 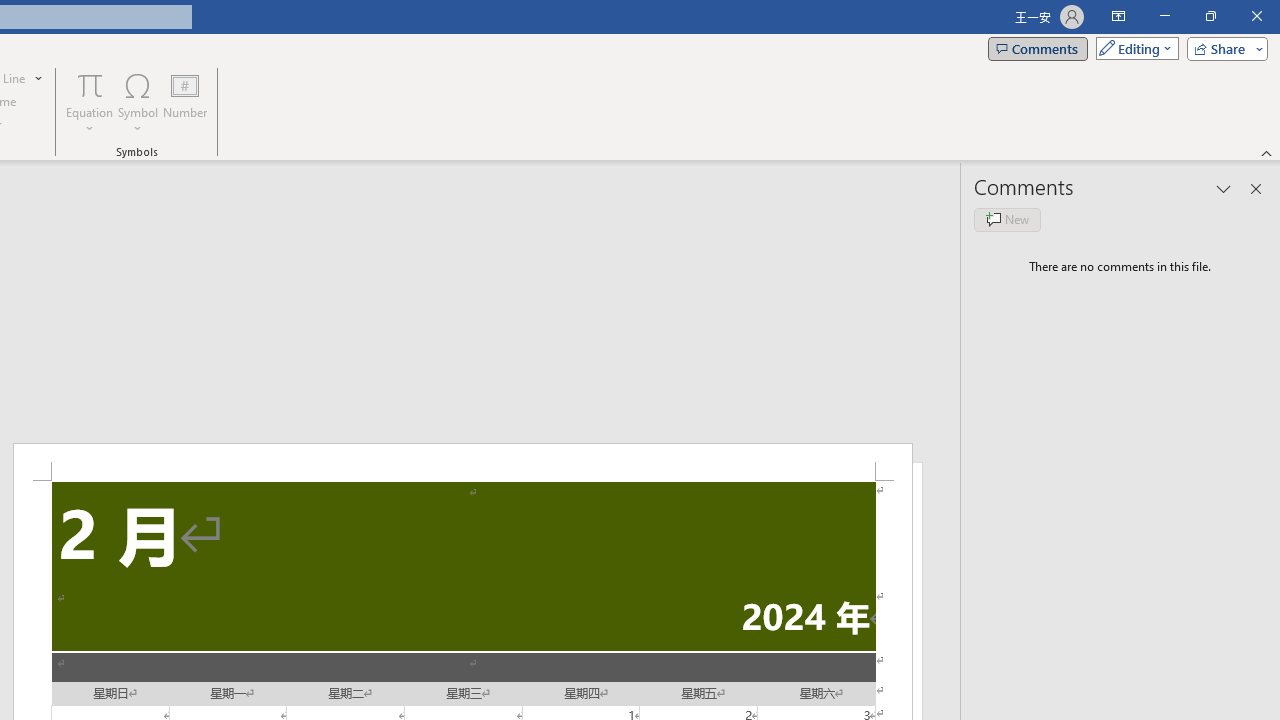 I want to click on 'Minimize', so click(x=1164, y=16).